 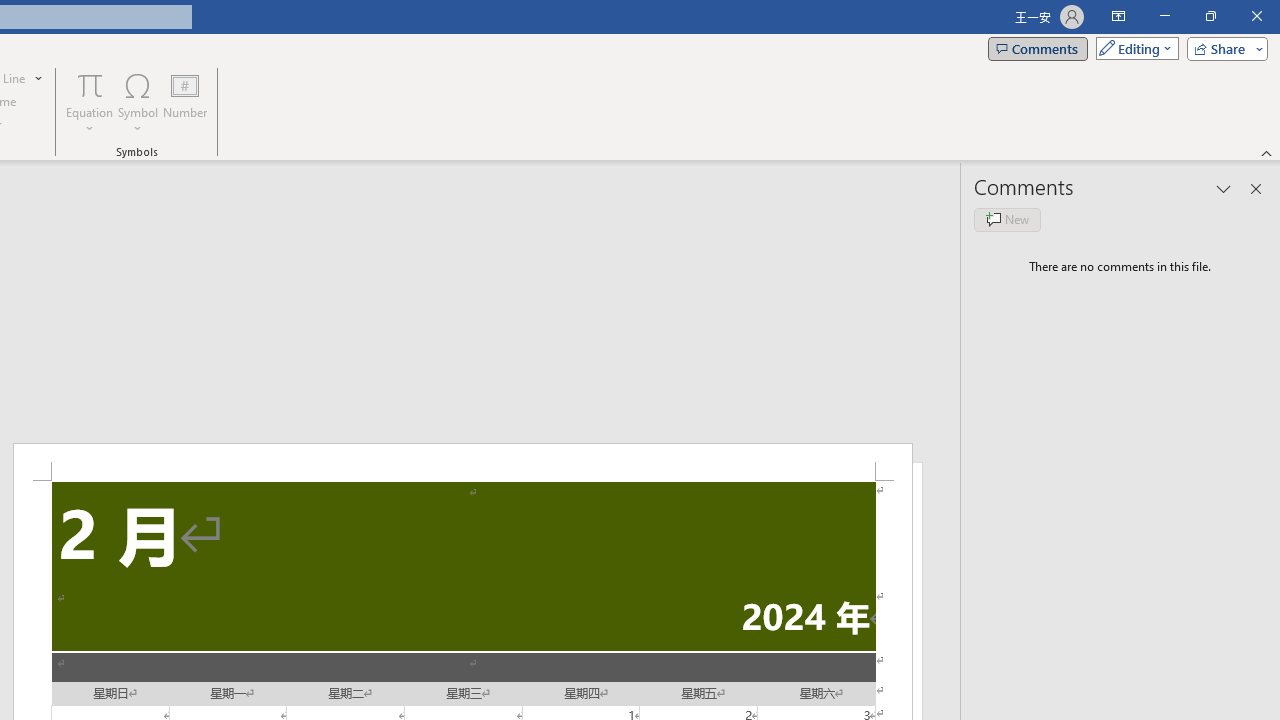 I want to click on 'Minimize', so click(x=1164, y=16).